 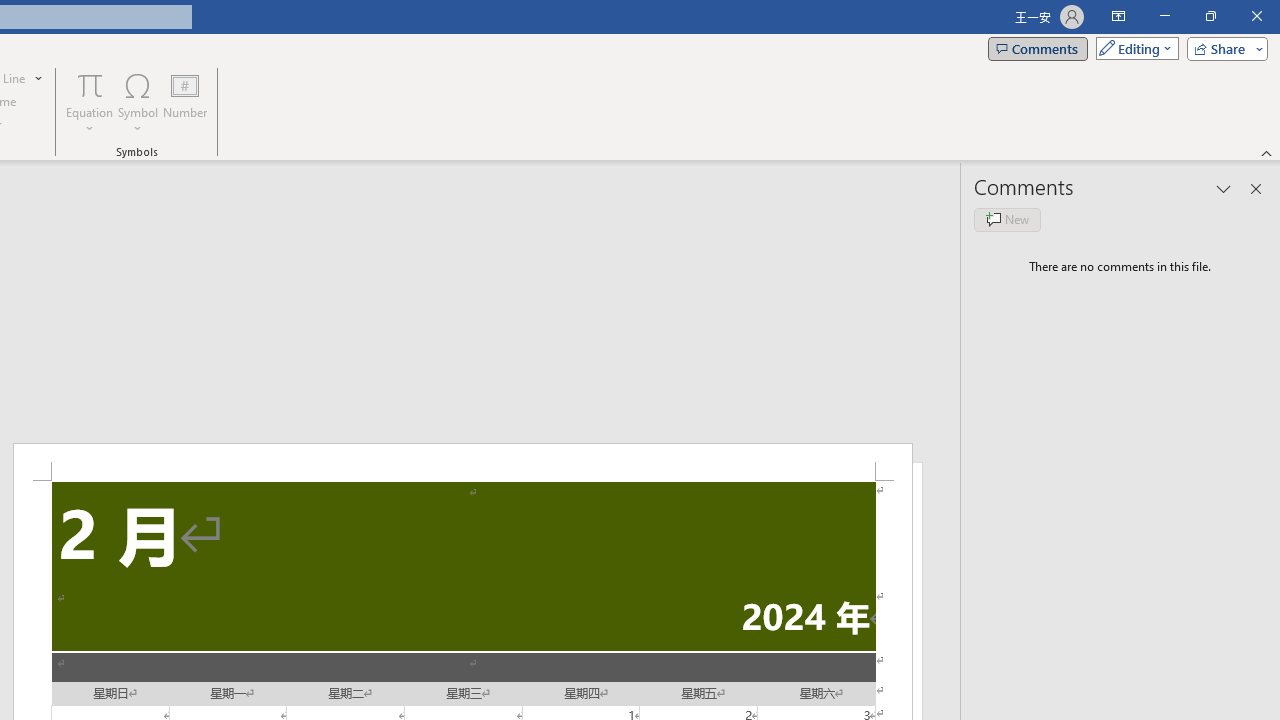 I want to click on 'Minimize', so click(x=1164, y=16).